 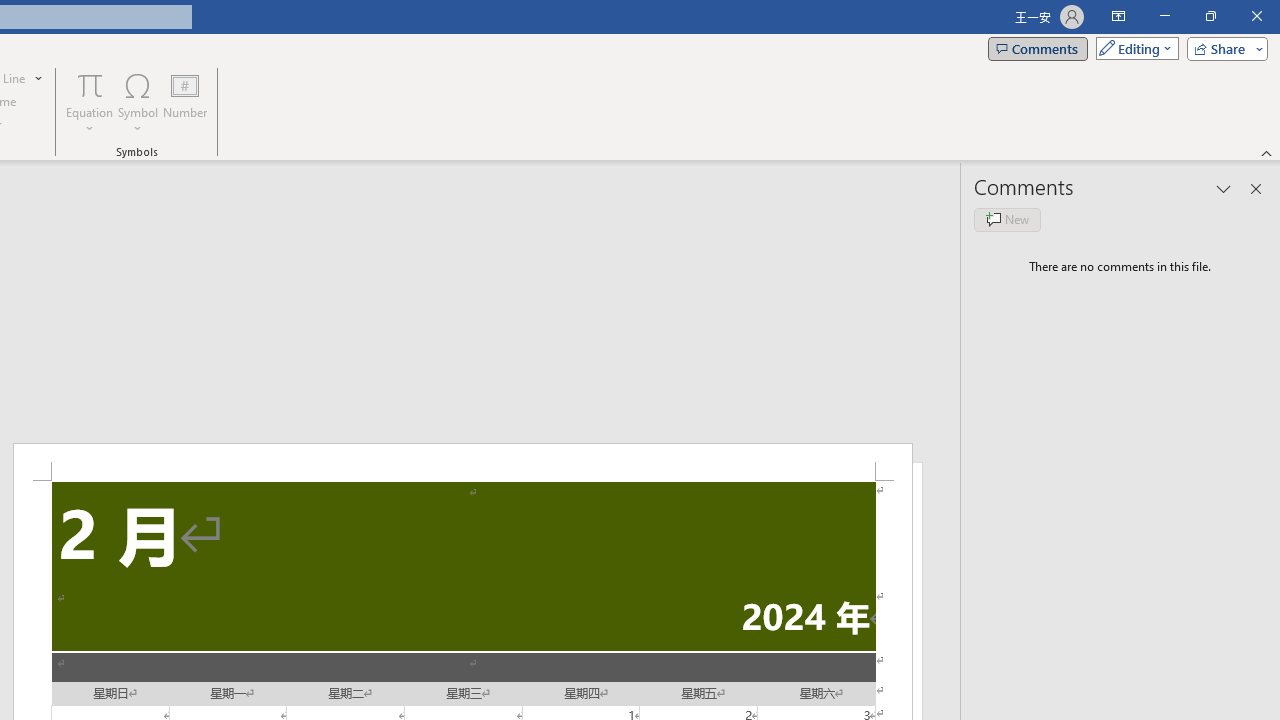 I want to click on 'Minimize', so click(x=1164, y=16).